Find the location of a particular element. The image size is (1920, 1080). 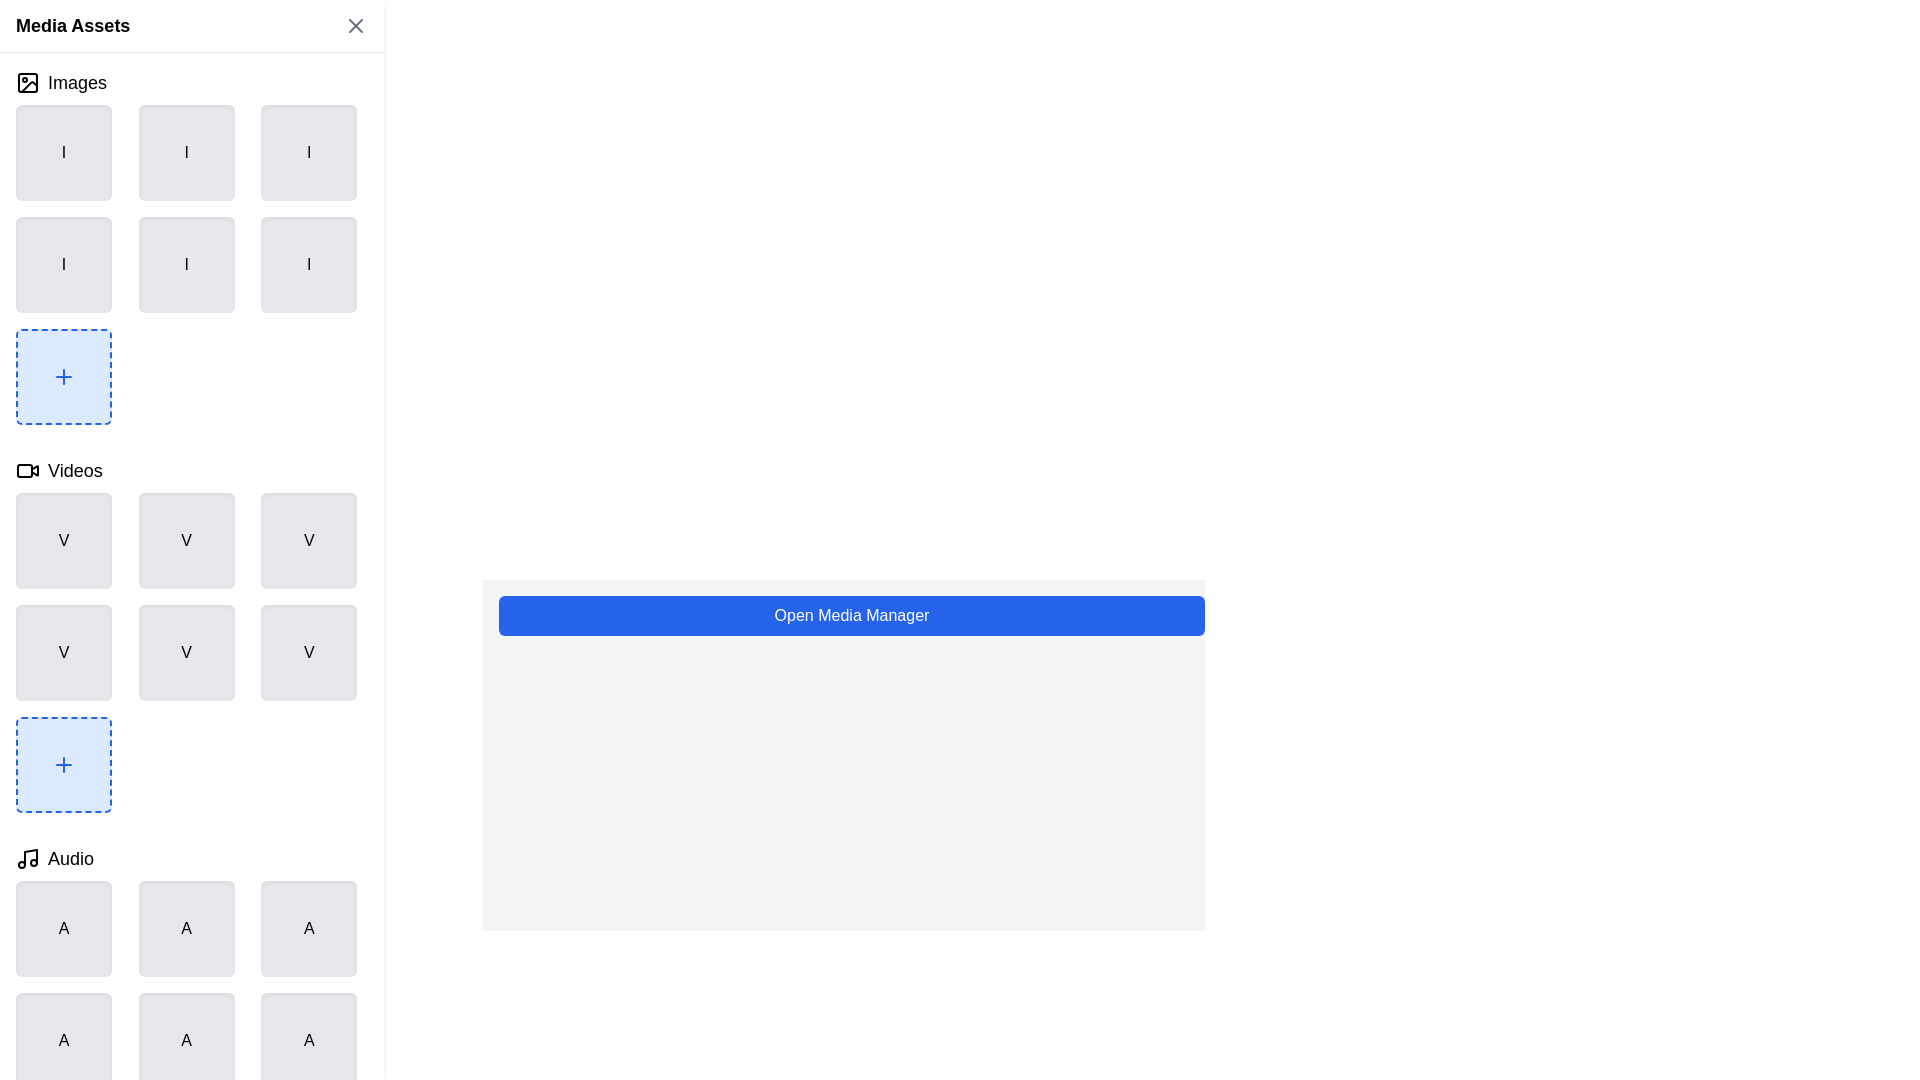

the blue square button with a dashed border and plus icon located in the bottom-left corner of the 3-by-3 grid under the 'Images' section in the 'Media Assets' UI to invoke an action is located at coordinates (63, 377).